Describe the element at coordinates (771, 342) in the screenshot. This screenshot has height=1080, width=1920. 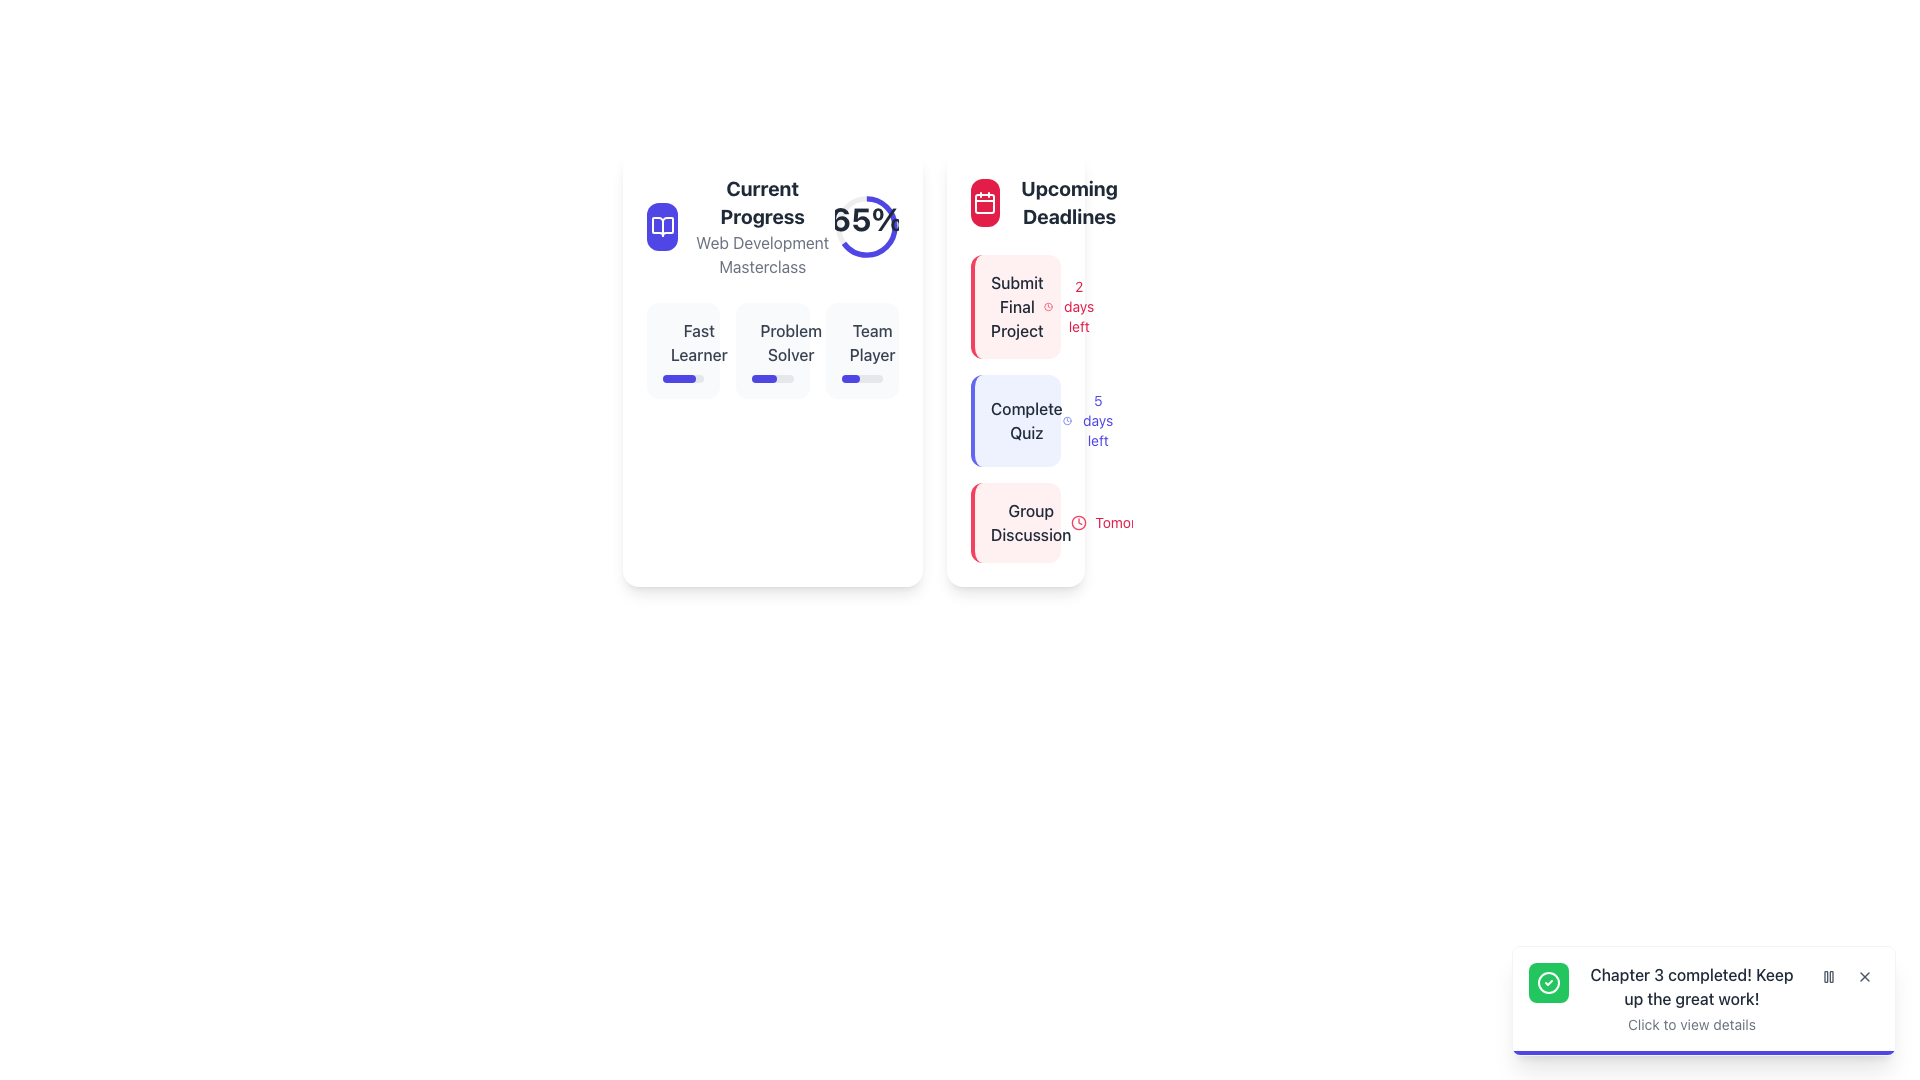
I see `the Text label with icon in the 'Current Progress' section, located beneath the title 'Current Progress', centered between the labels 'Fast Learner' and 'Team Player'` at that location.